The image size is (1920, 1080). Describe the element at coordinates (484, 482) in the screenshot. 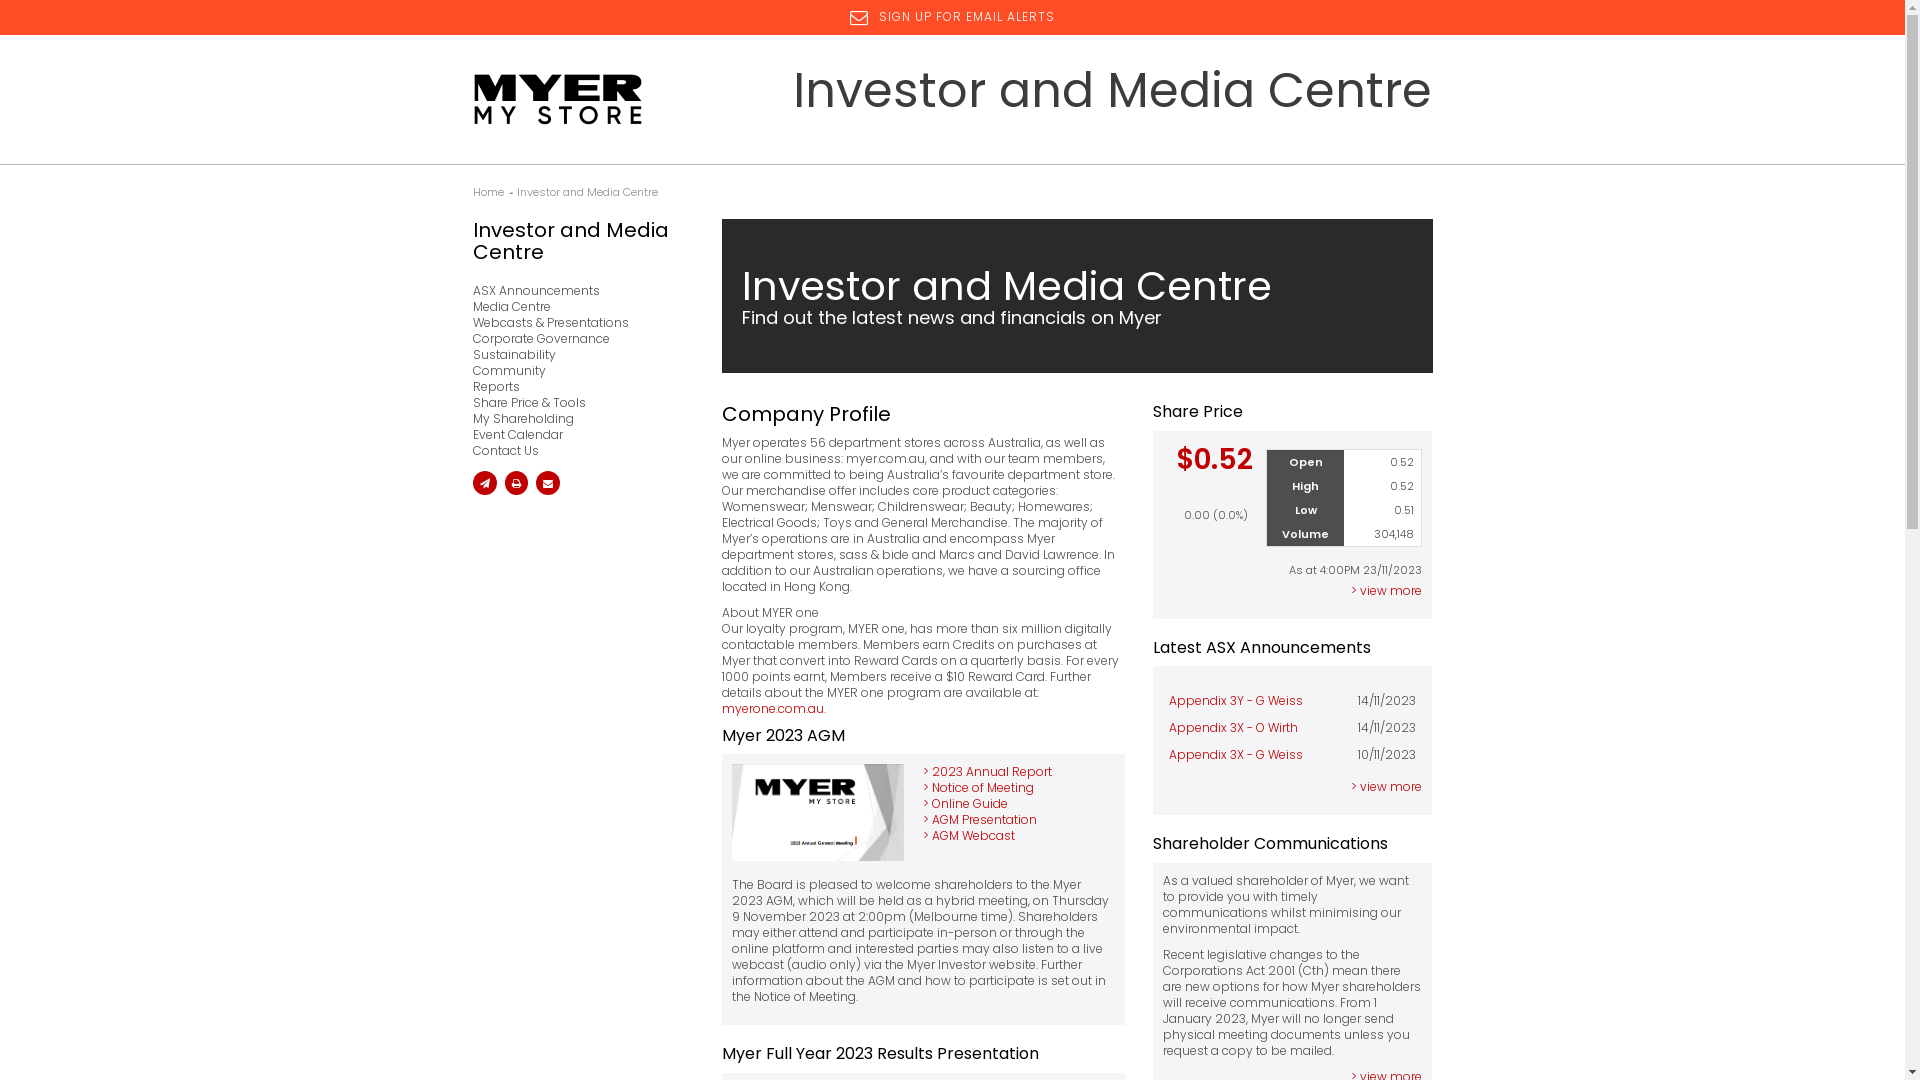

I see `'Email this page'` at that location.